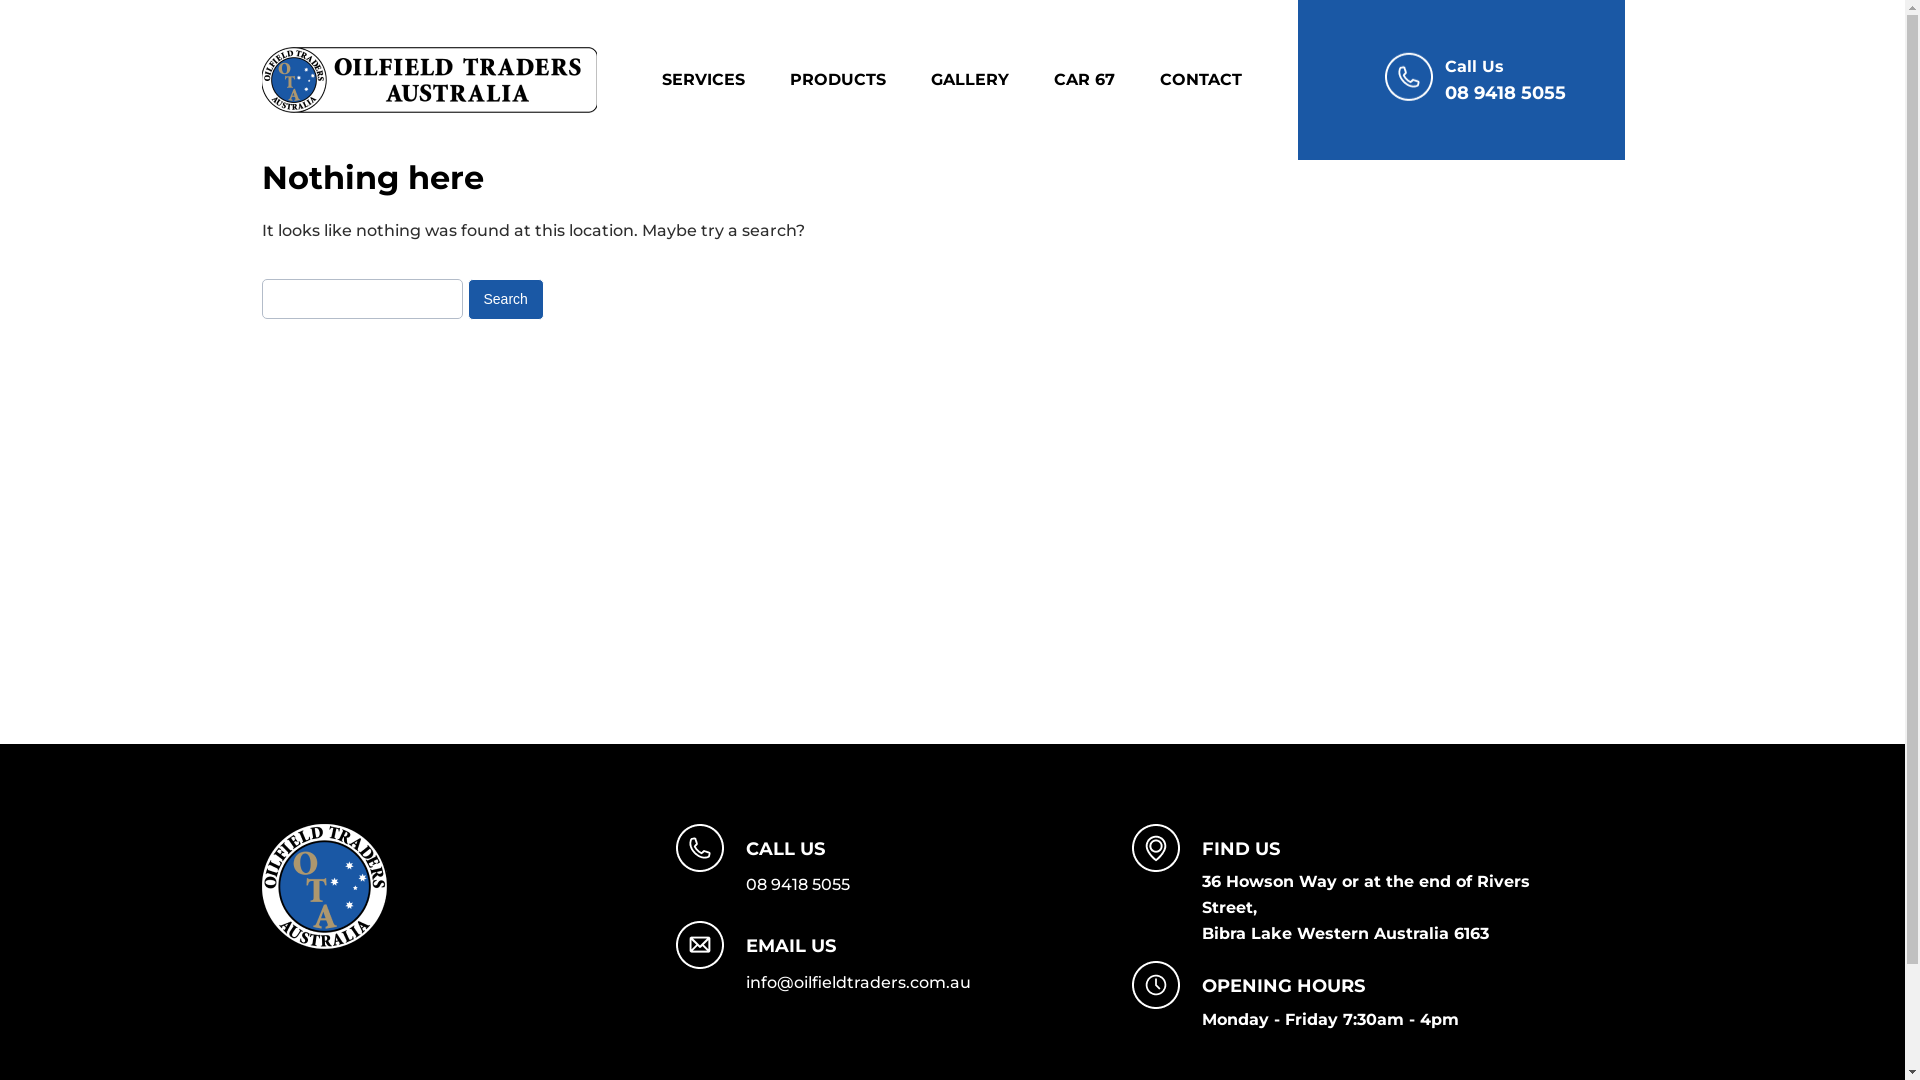 The height and width of the screenshot is (1080, 1920). What do you see at coordinates (722, 78) in the screenshot?
I see `'SERVICES'` at bounding box center [722, 78].